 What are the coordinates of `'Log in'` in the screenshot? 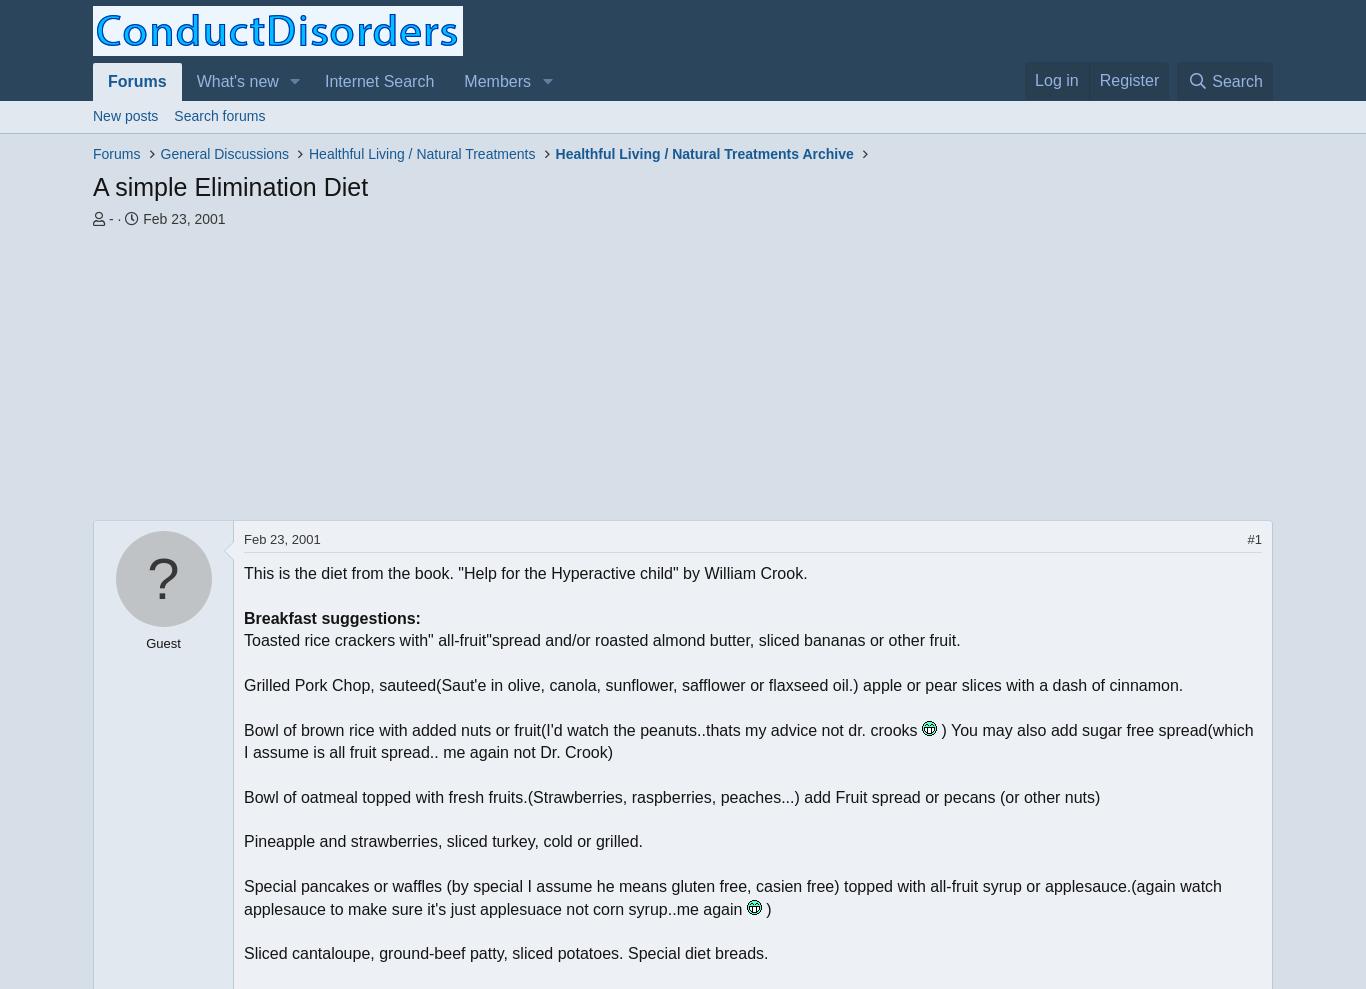 It's located at (1055, 80).